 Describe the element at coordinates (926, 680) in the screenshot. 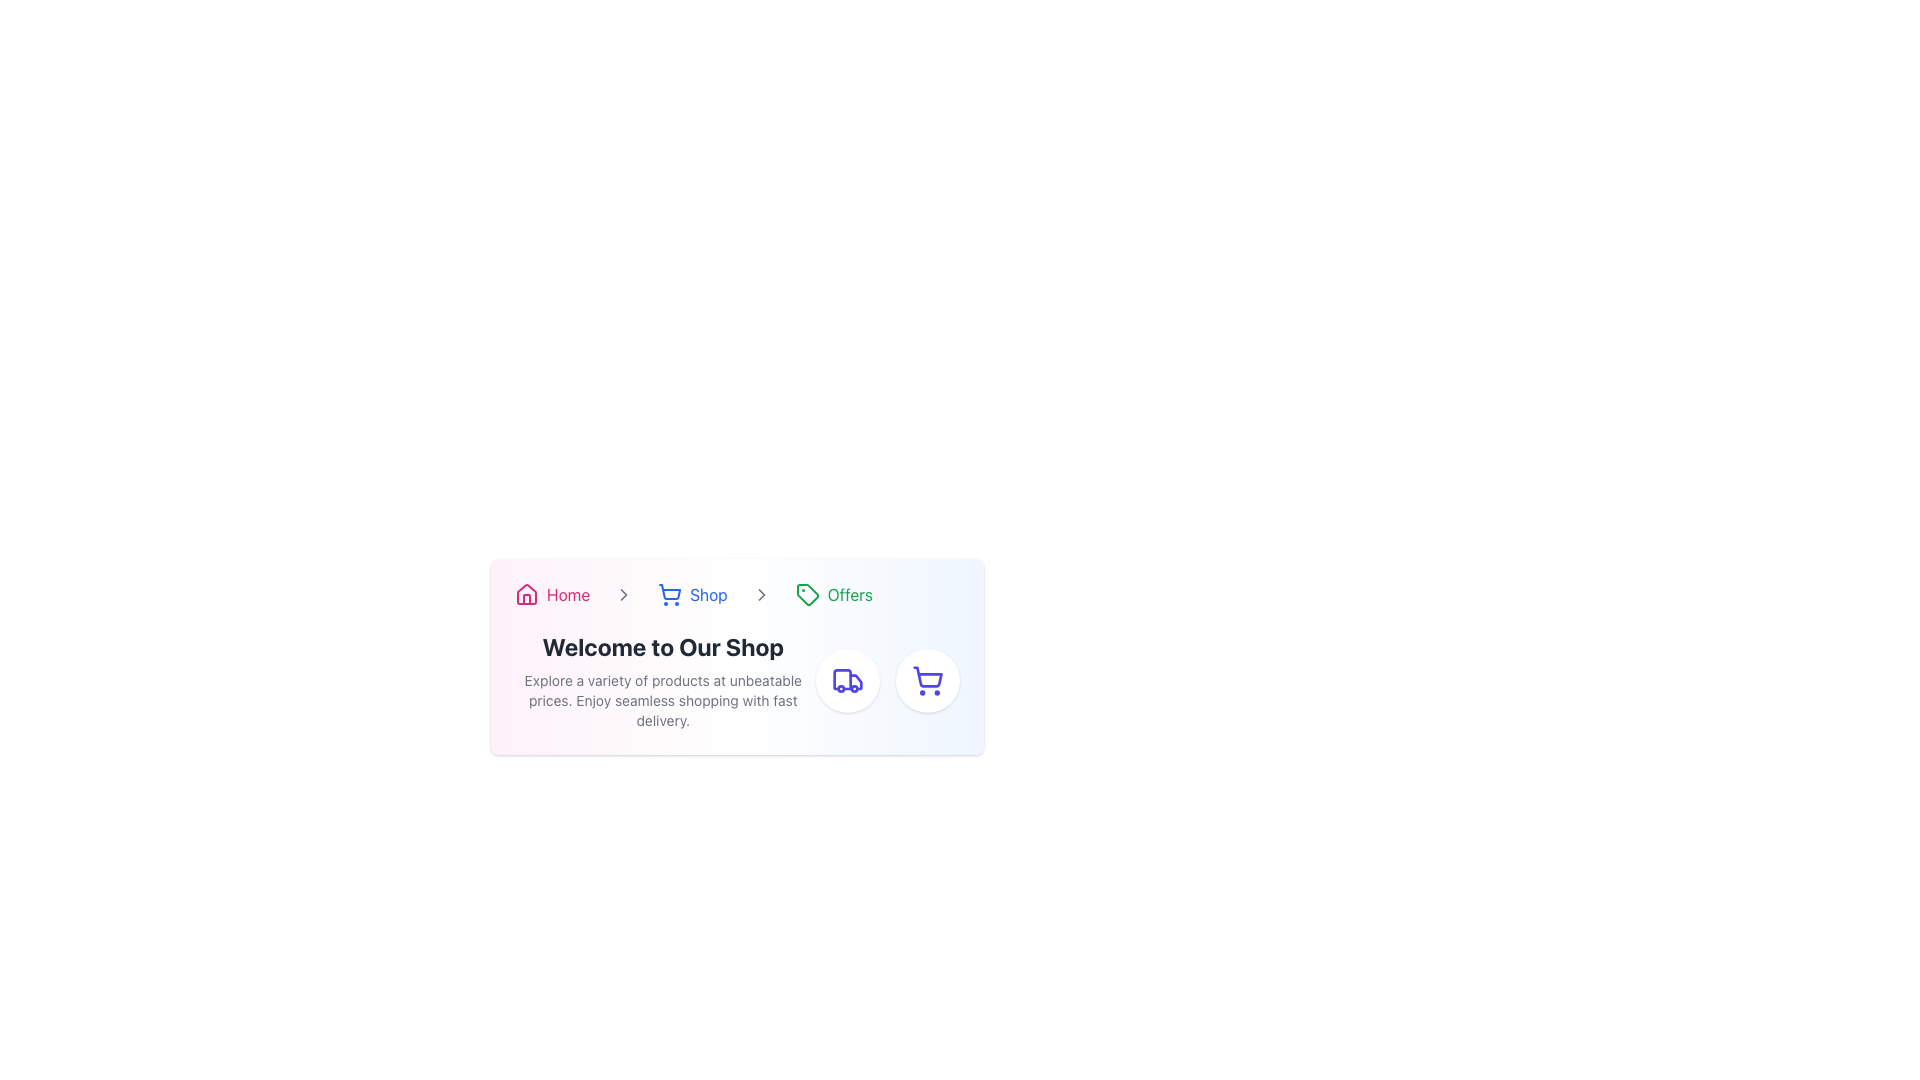

I see `the shopping cart button located on the right side of the horizontal row of circular buttons` at that location.